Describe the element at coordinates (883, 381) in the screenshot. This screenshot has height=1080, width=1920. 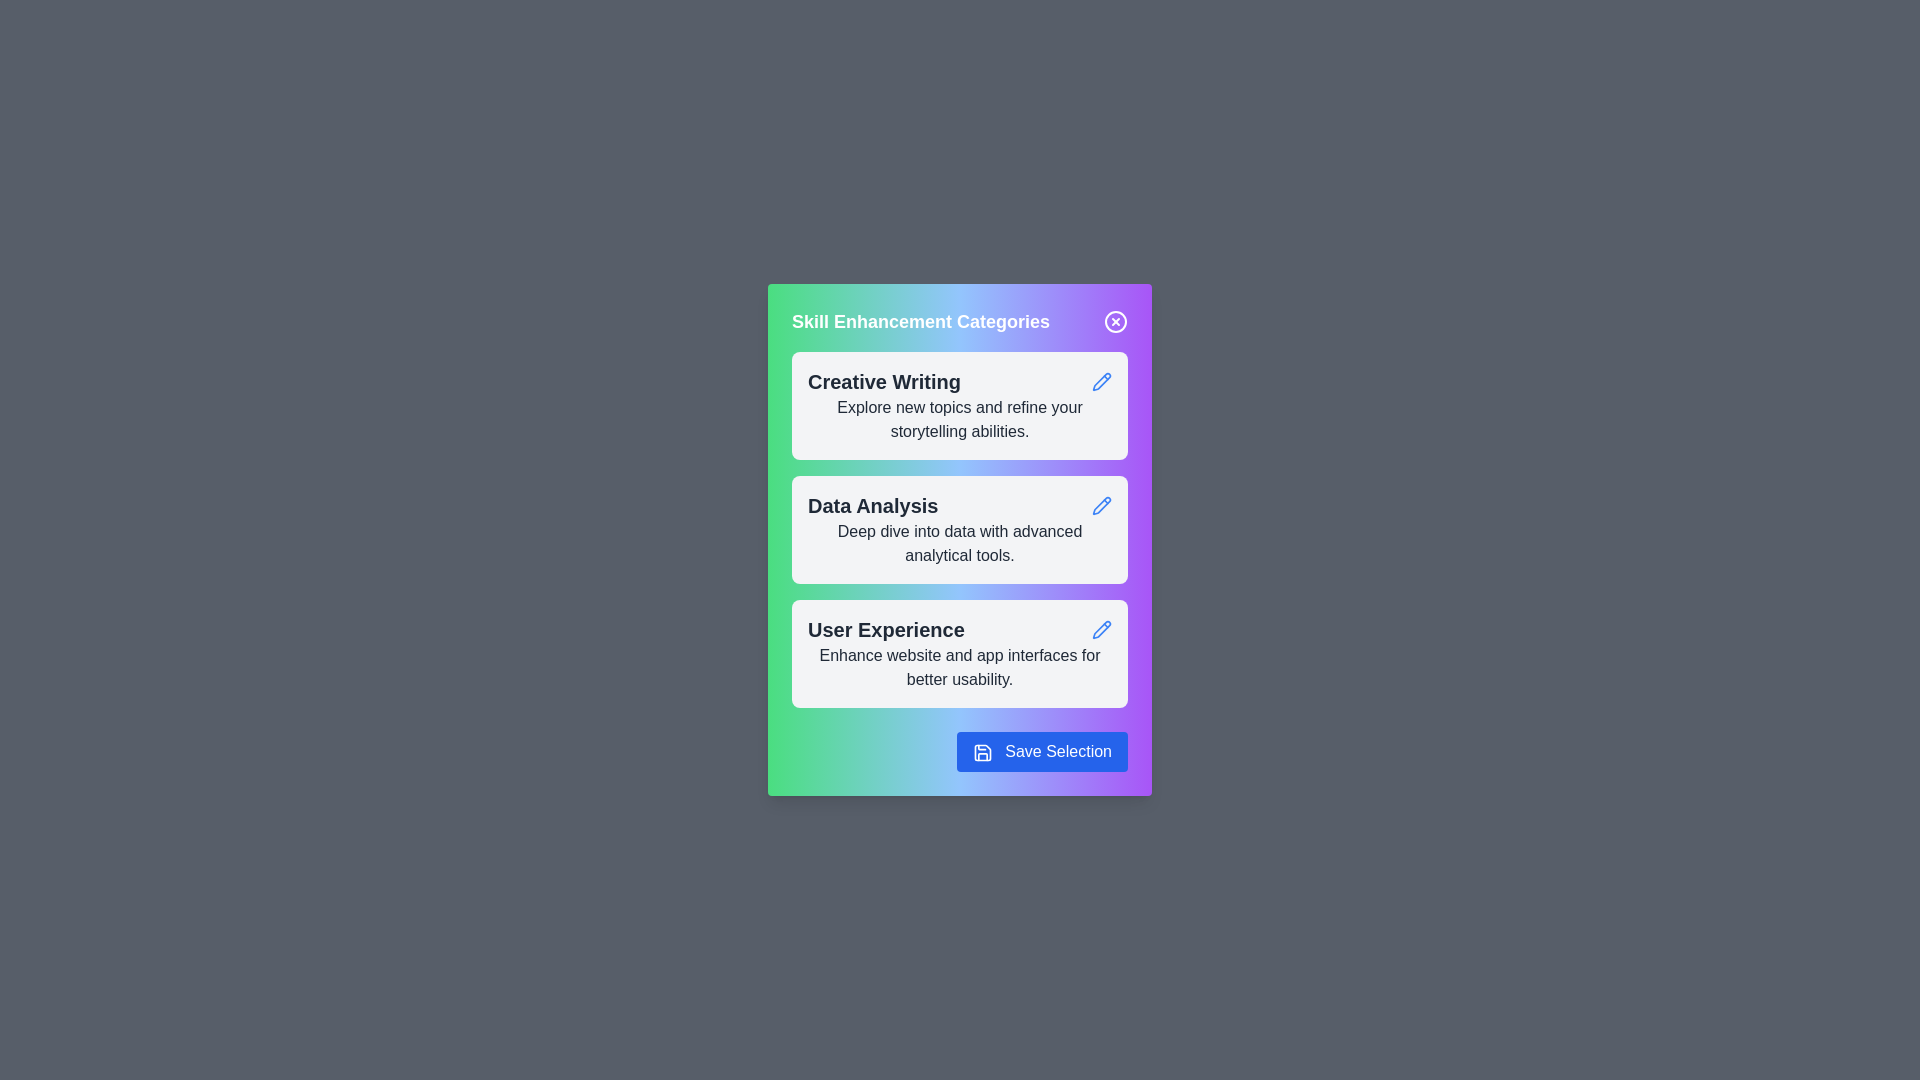
I see `the text of the category card labeled 'Creative Writing' to select it` at that location.